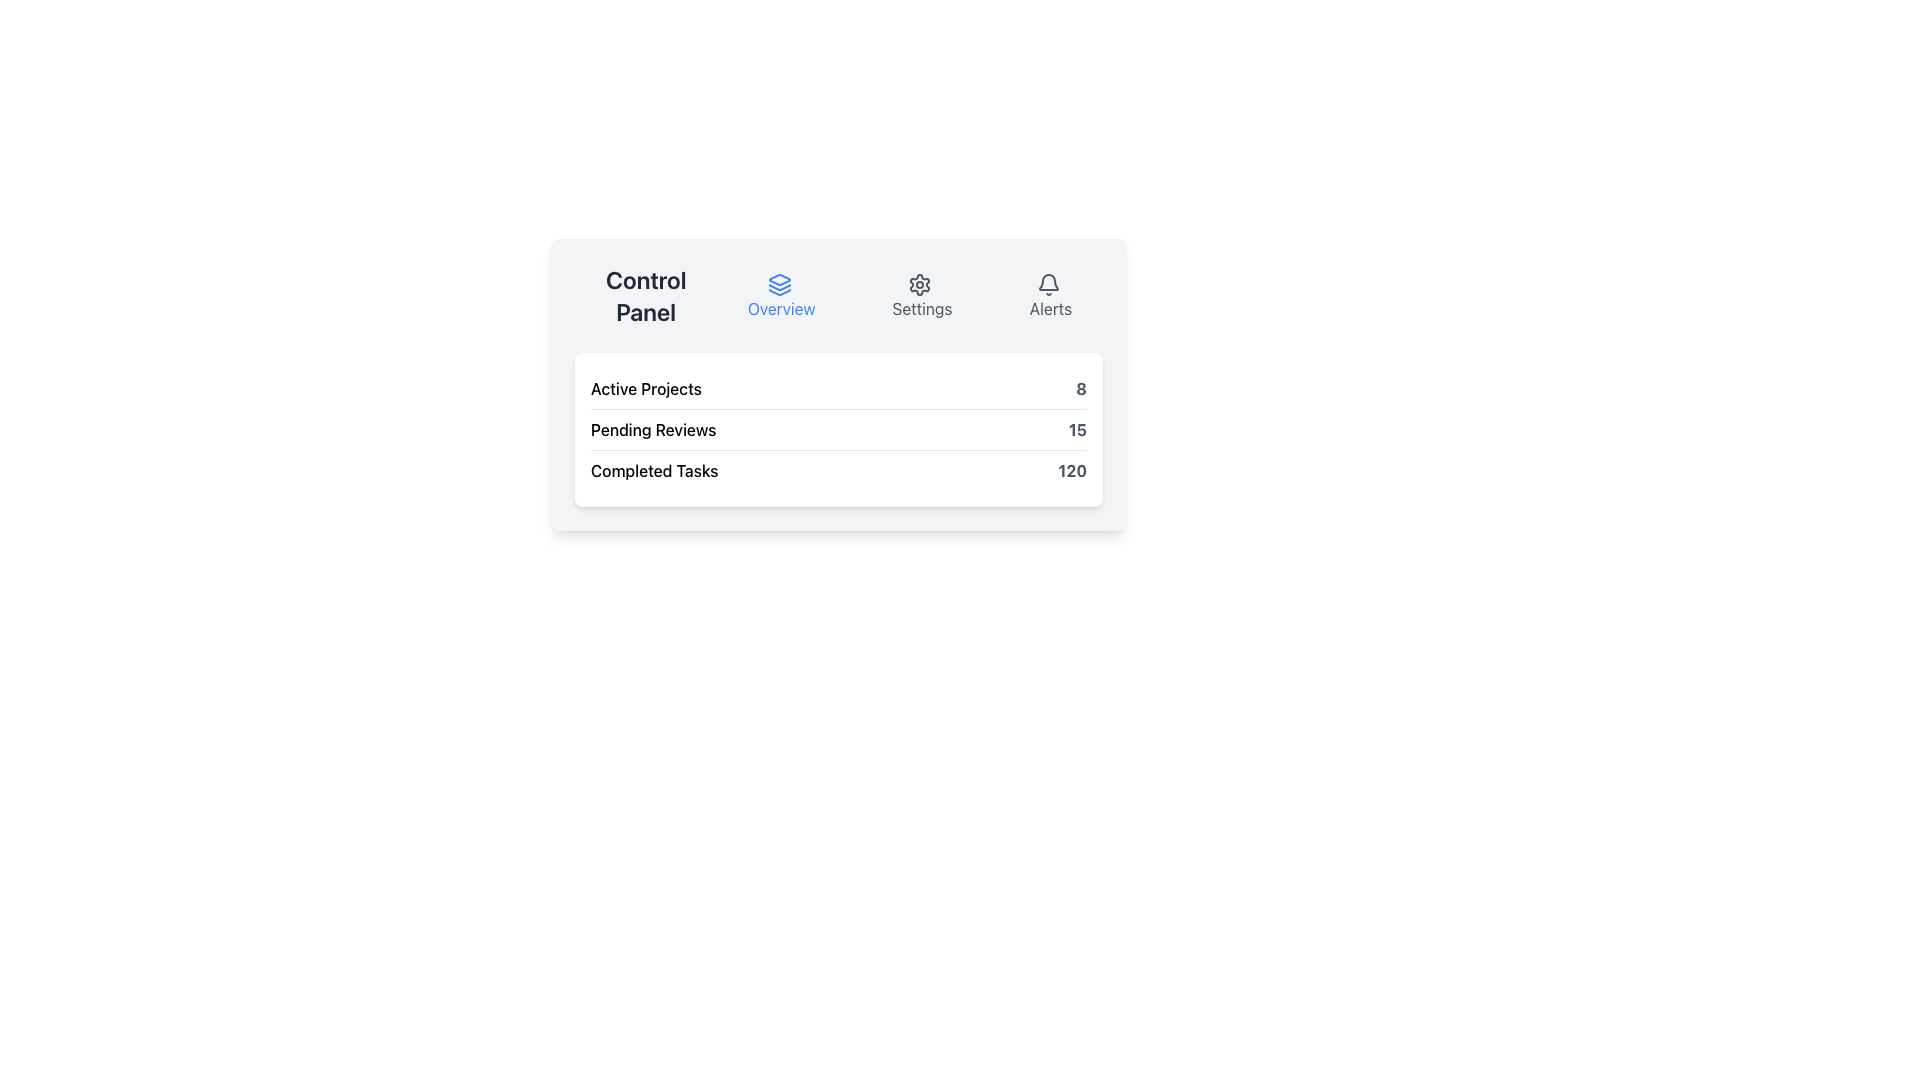 The image size is (1920, 1080). What do you see at coordinates (778, 284) in the screenshot?
I see `the layers icon in the Overview menu, which features three overlapping trapezoidal shapes aligned vertically, located between the Control Panel text and the Settings icon` at bounding box center [778, 284].